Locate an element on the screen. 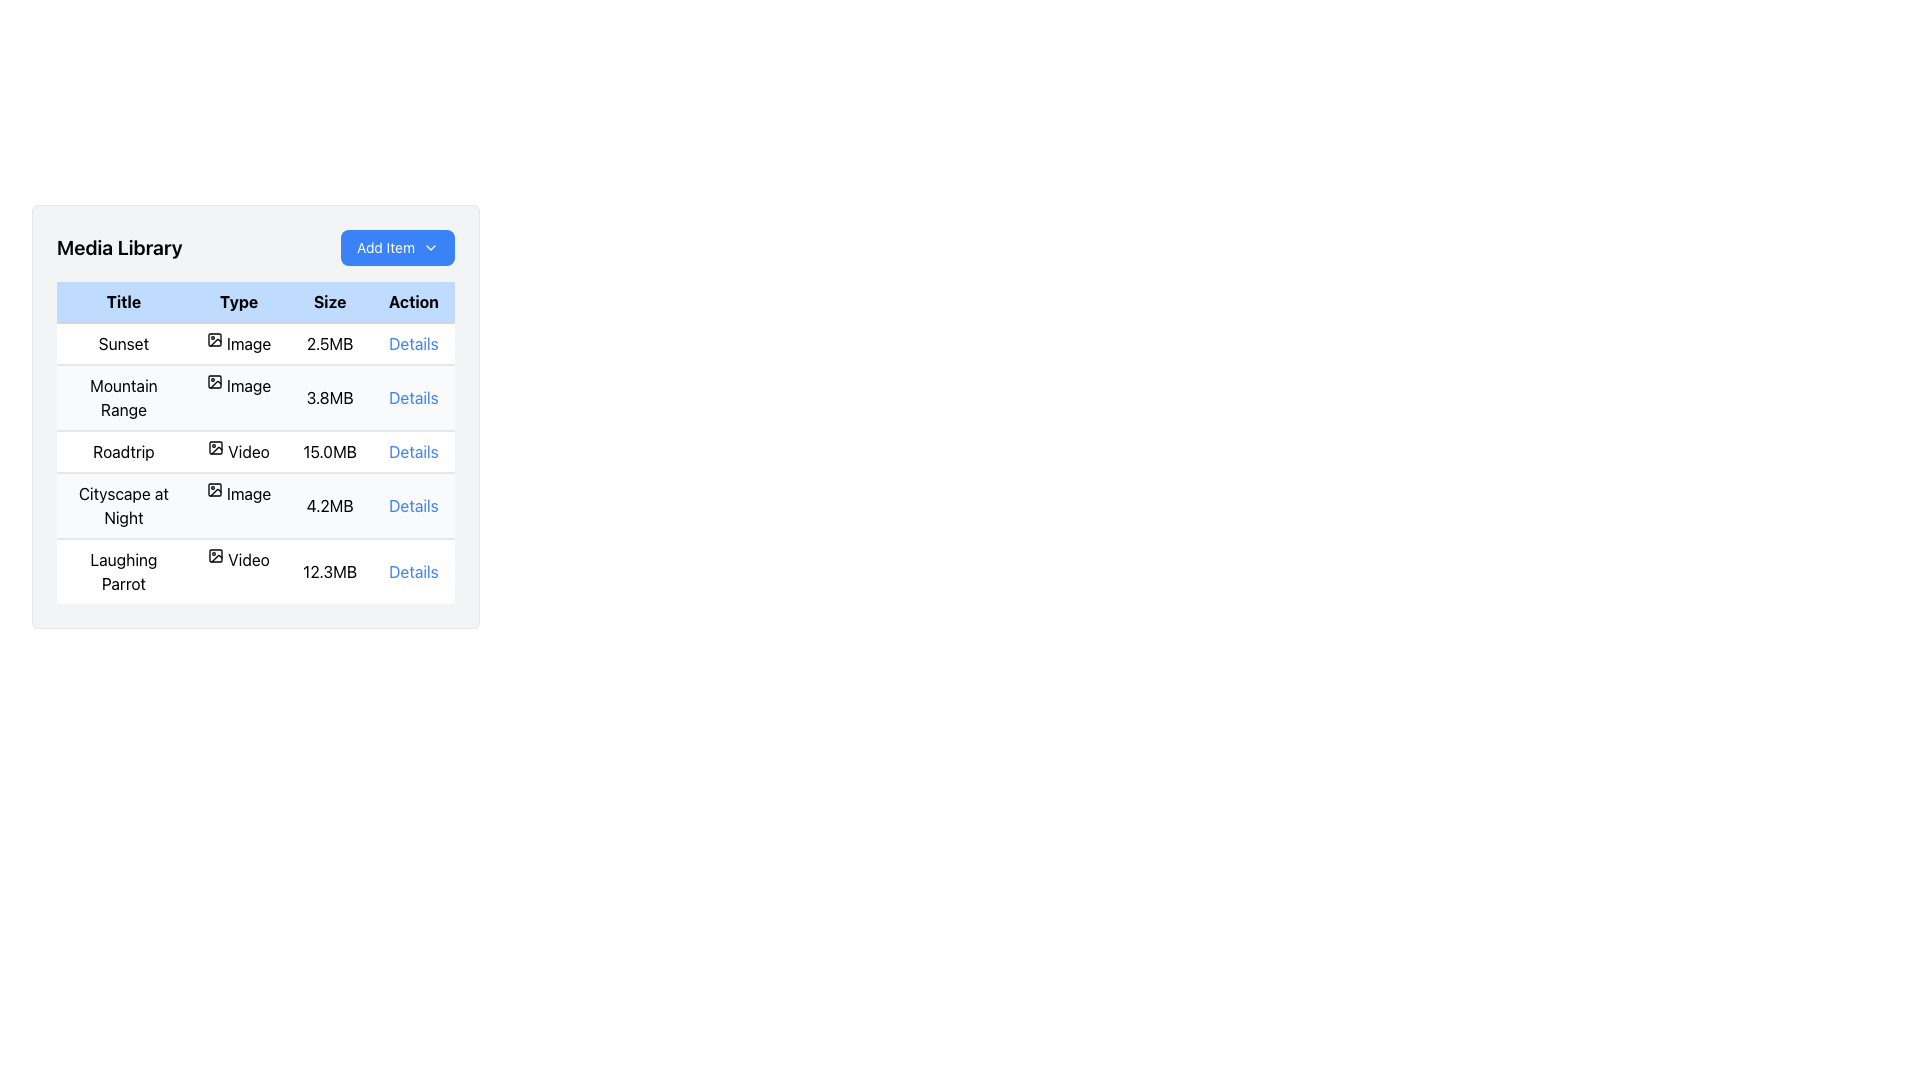 The width and height of the screenshot is (1920, 1080). SVG rectangle icon representing a video file located in the 'Type' column of the table, specifically in the last row for 'Laughing Parrot' is located at coordinates (216, 555).